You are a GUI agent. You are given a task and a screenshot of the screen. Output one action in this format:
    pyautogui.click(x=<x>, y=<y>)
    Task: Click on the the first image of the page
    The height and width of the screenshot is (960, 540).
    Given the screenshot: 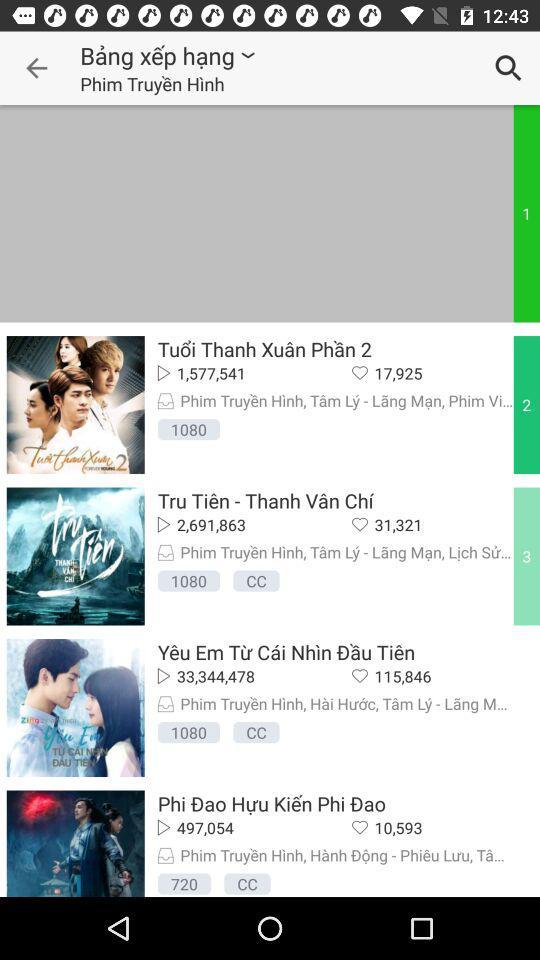 What is the action you would take?
    pyautogui.click(x=74, y=404)
    